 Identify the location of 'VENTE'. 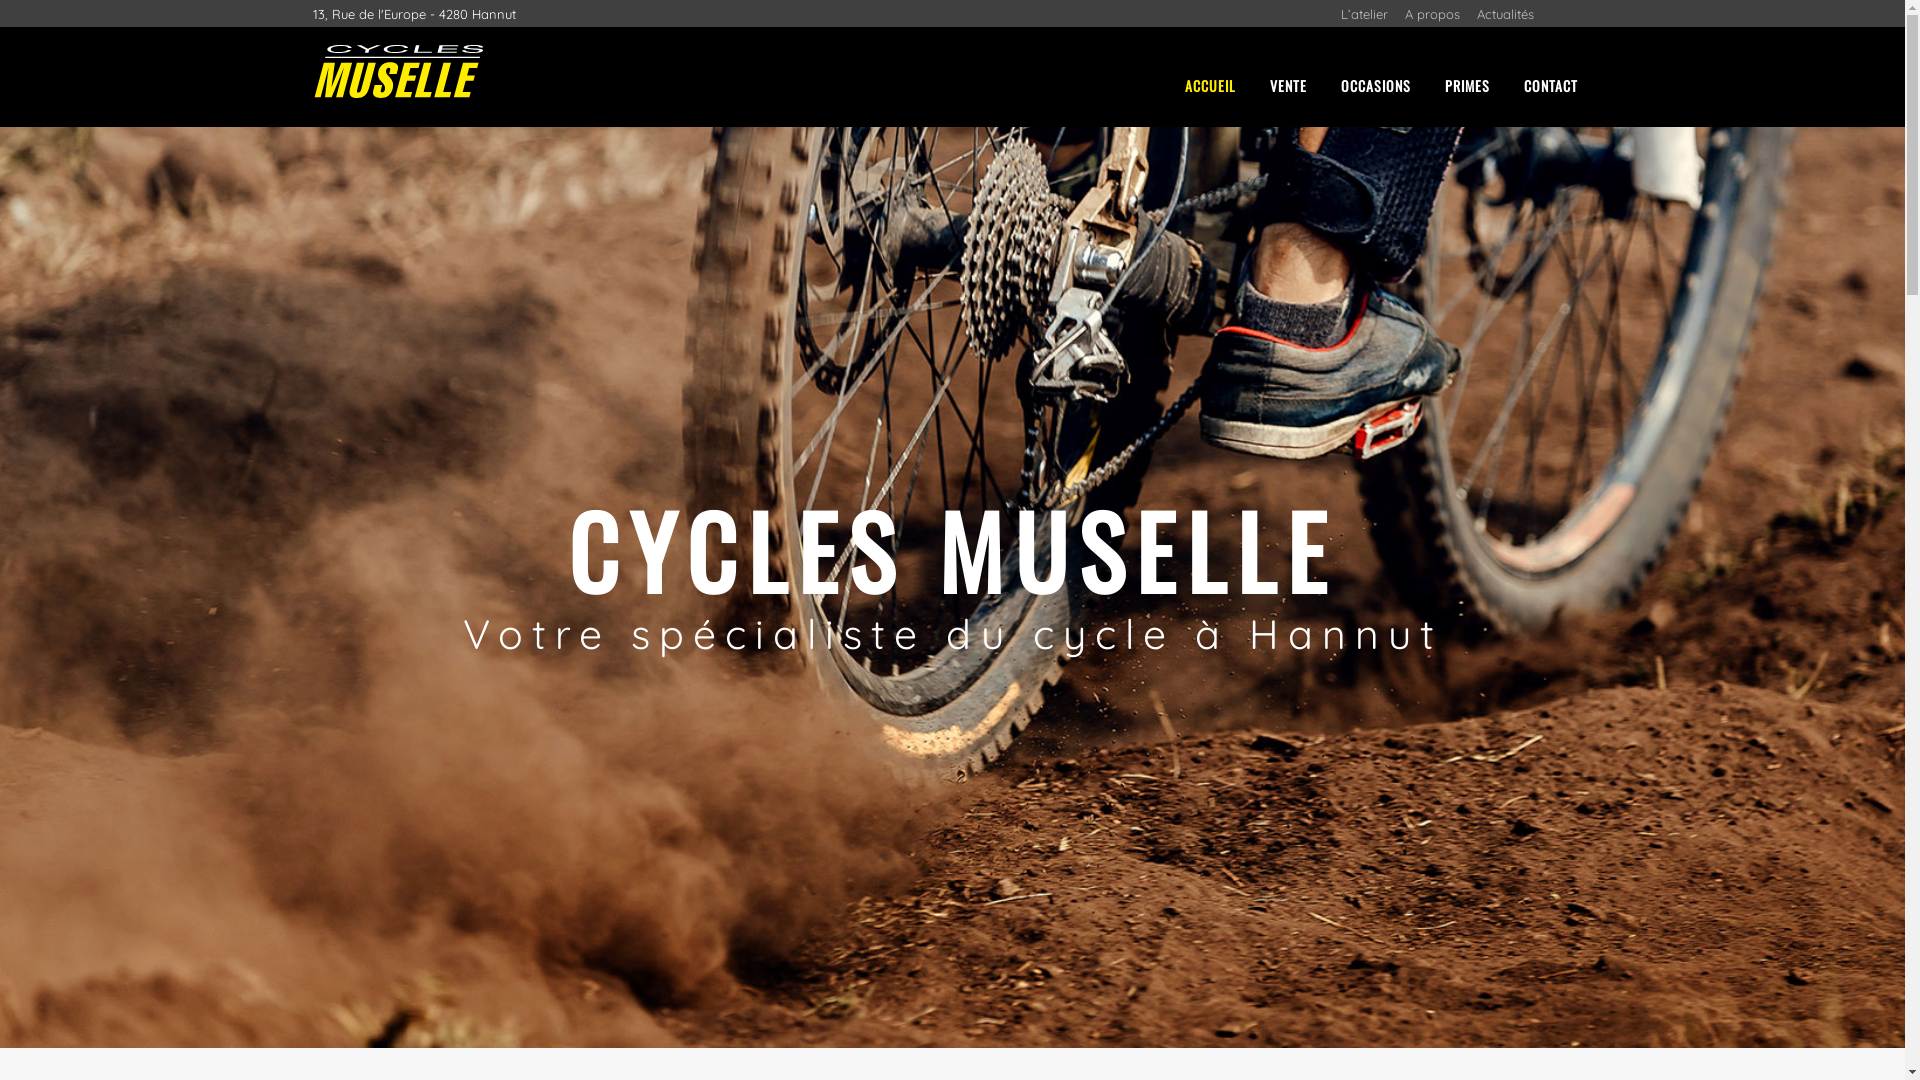
(1287, 84).